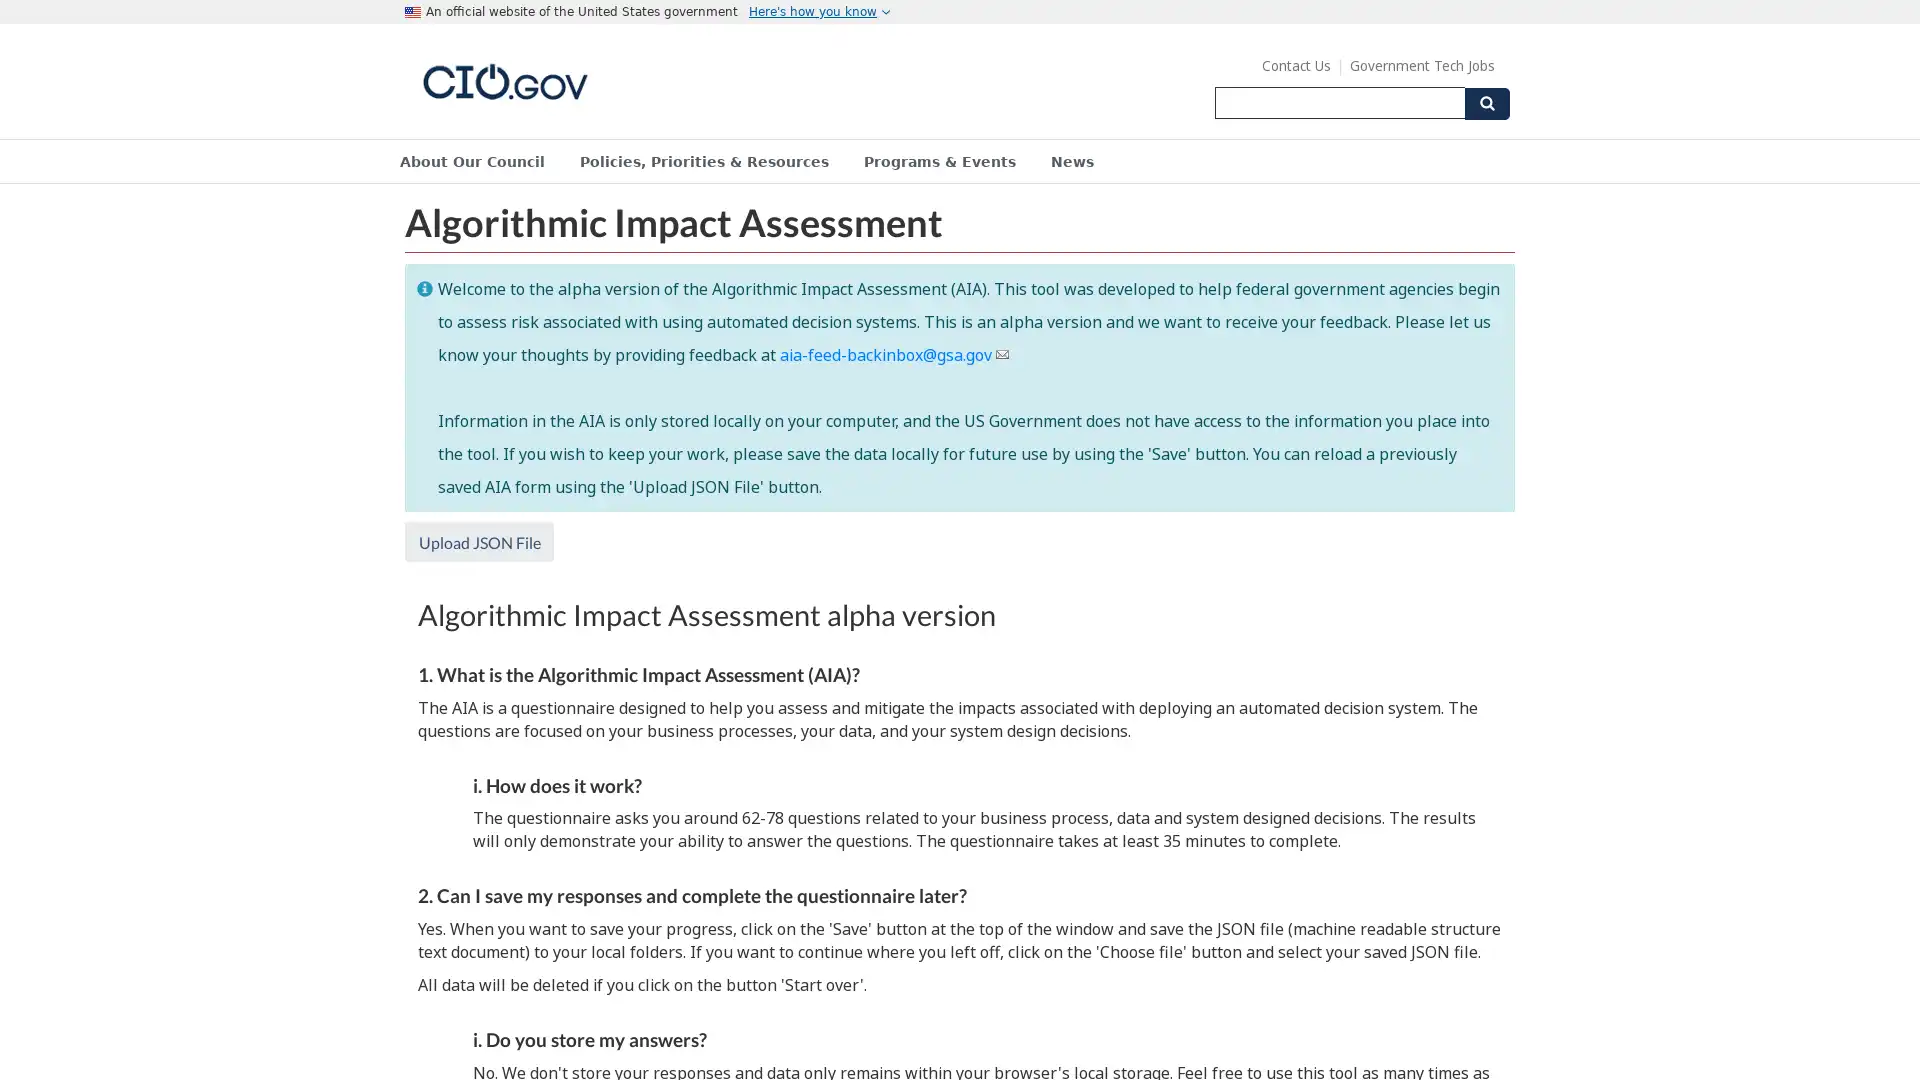 The image size is (1920, 1080). What do you see at coordinates (1487, 103) in the screenshot?
I see `Search Submit` at bounding box center [1487, 103].